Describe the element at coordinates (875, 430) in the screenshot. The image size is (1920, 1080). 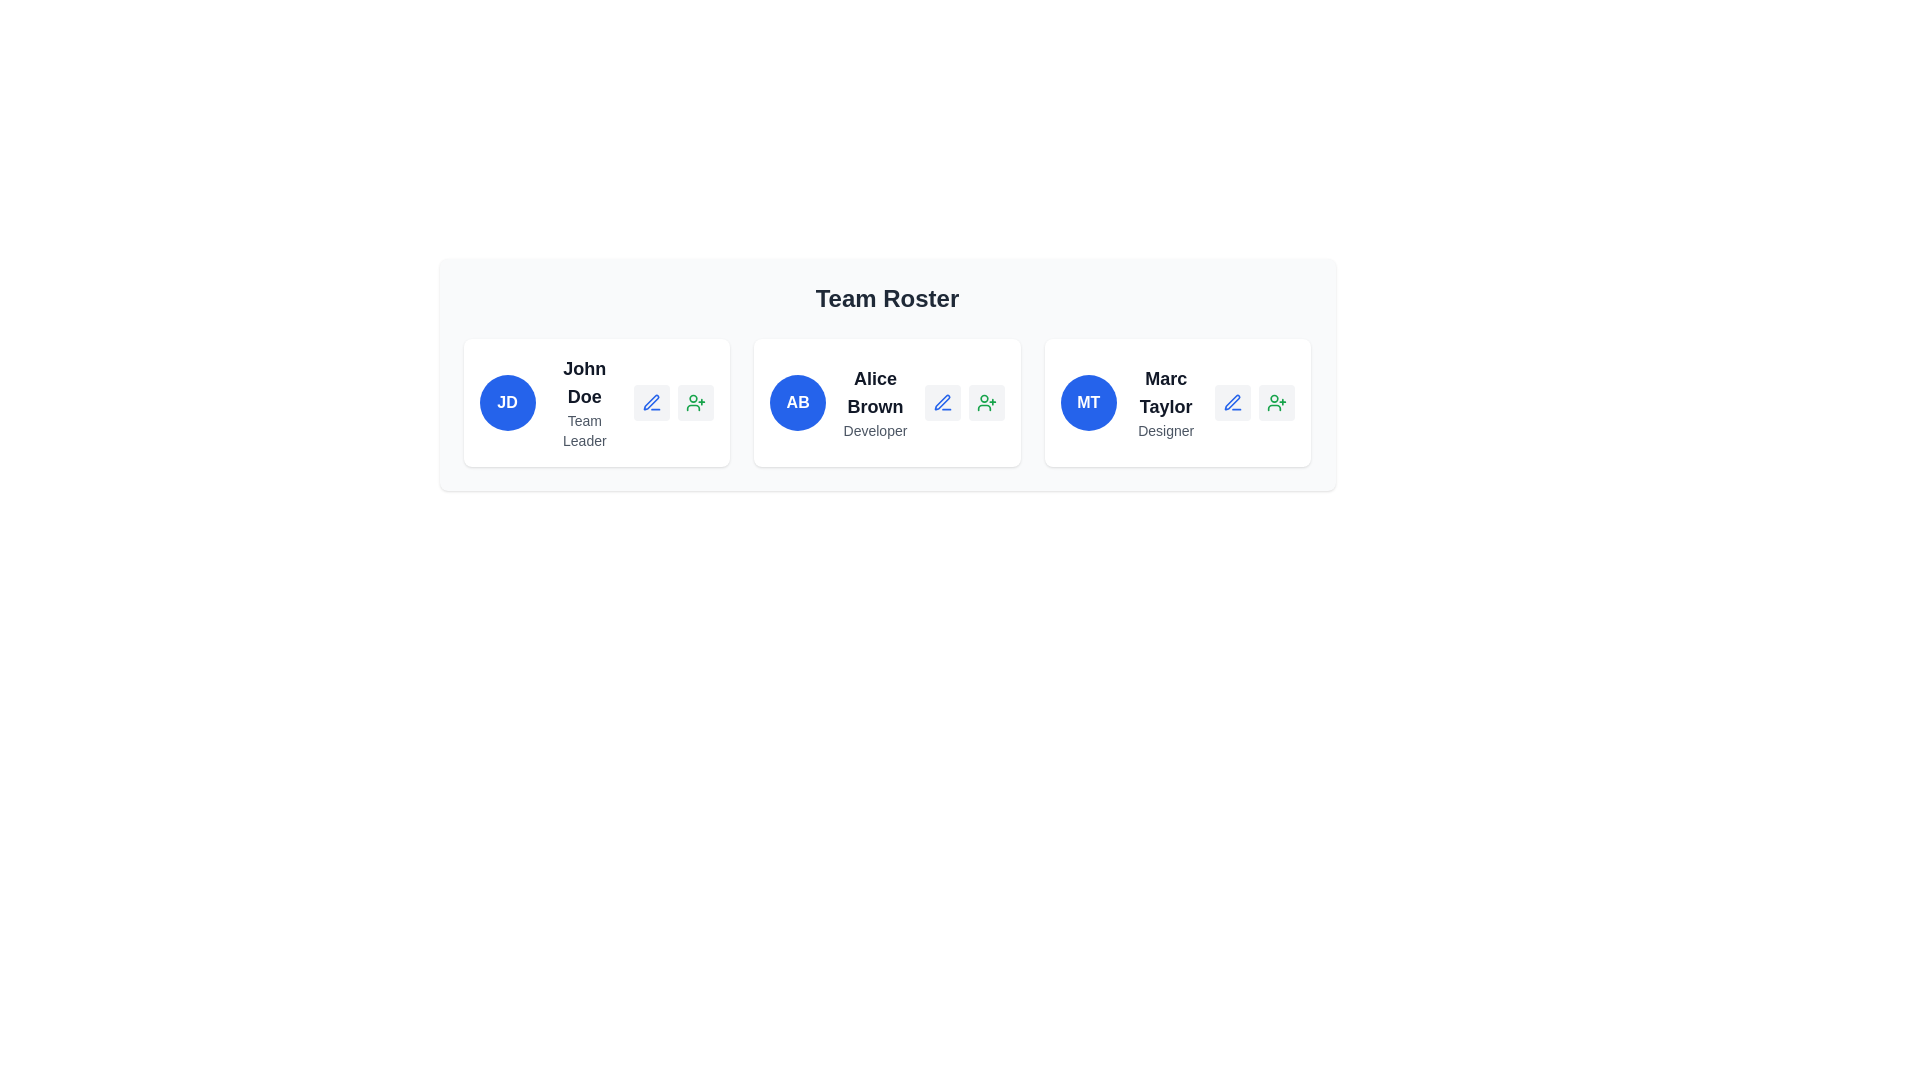
I see `the static text label reading 'Developer' that is styled with a light gray font and located below the bold 'Alice Brown' text in the central profile card` at that location.